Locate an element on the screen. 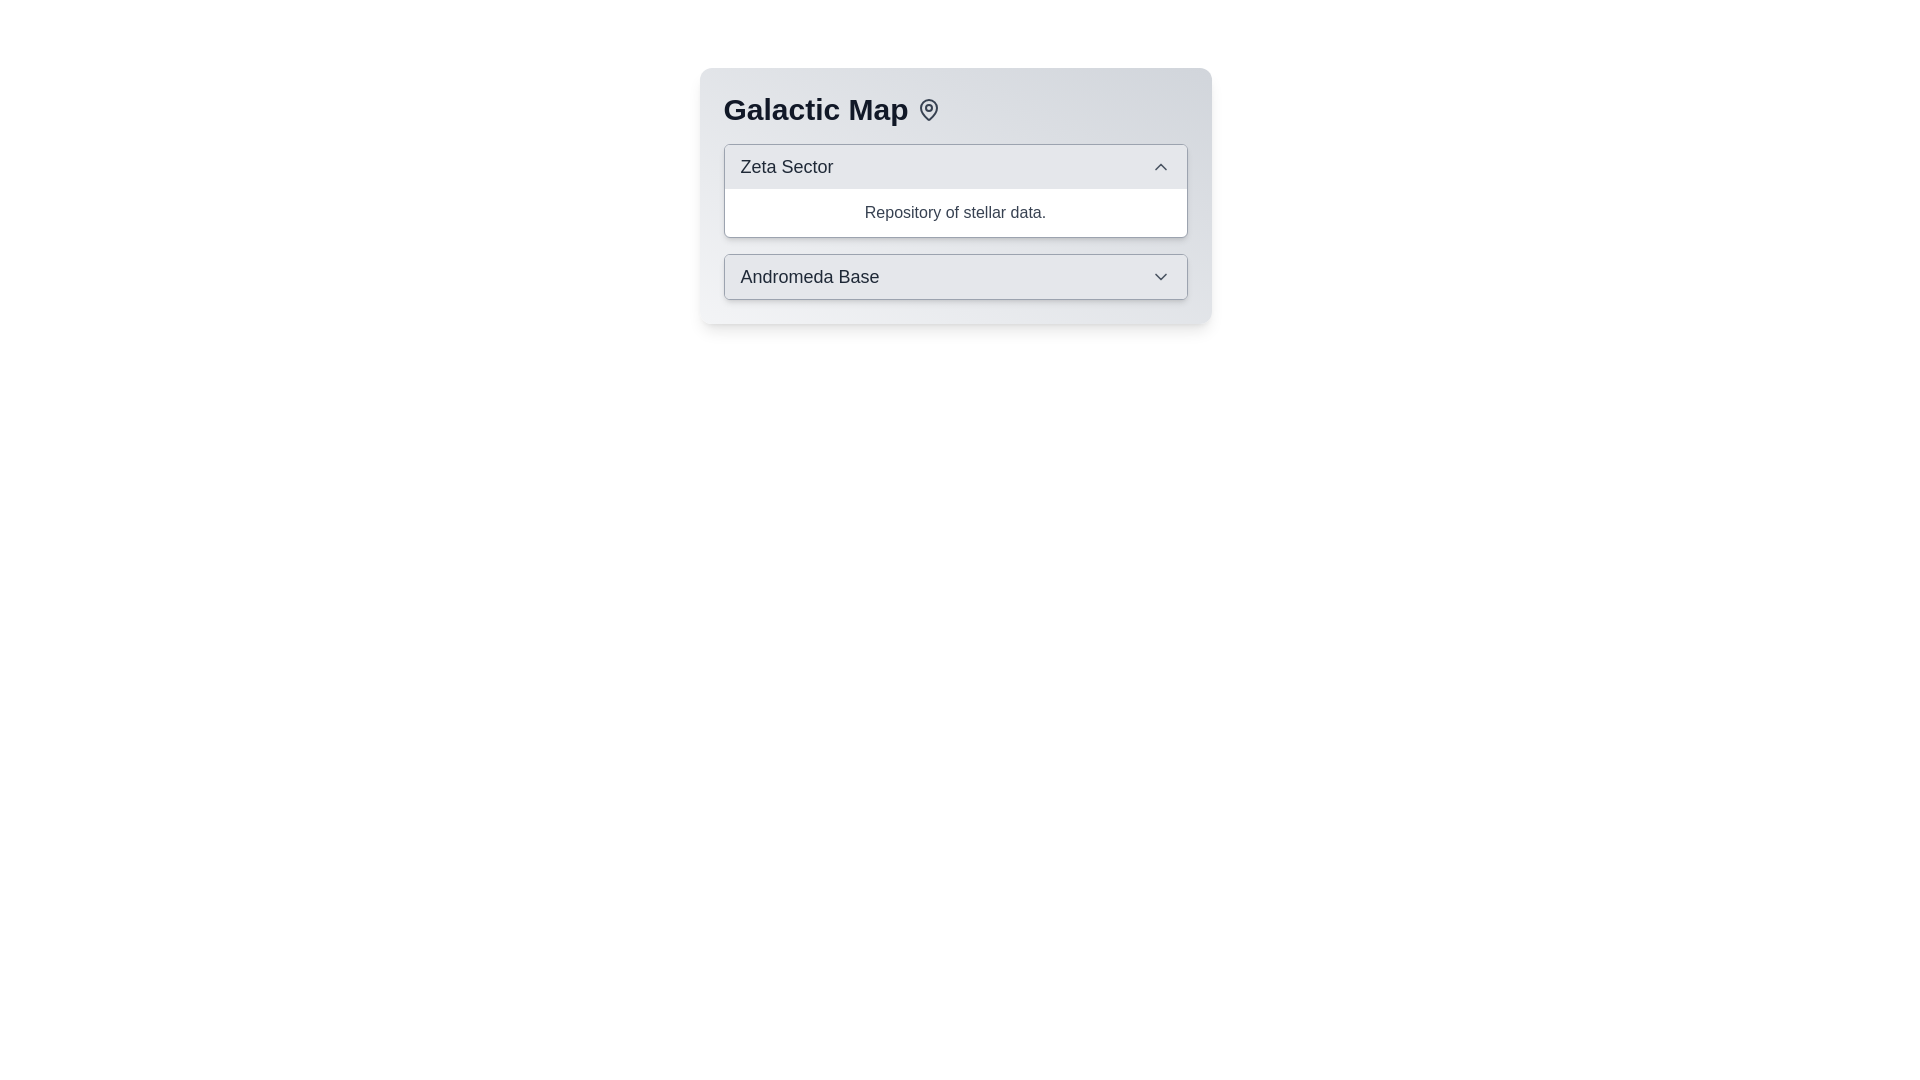 This screenshot has width=1920, height=1080. the text label indicating the current selection within the dropdown menu associated with the 'Galactic Map' title is located at coordinates (810, 277).